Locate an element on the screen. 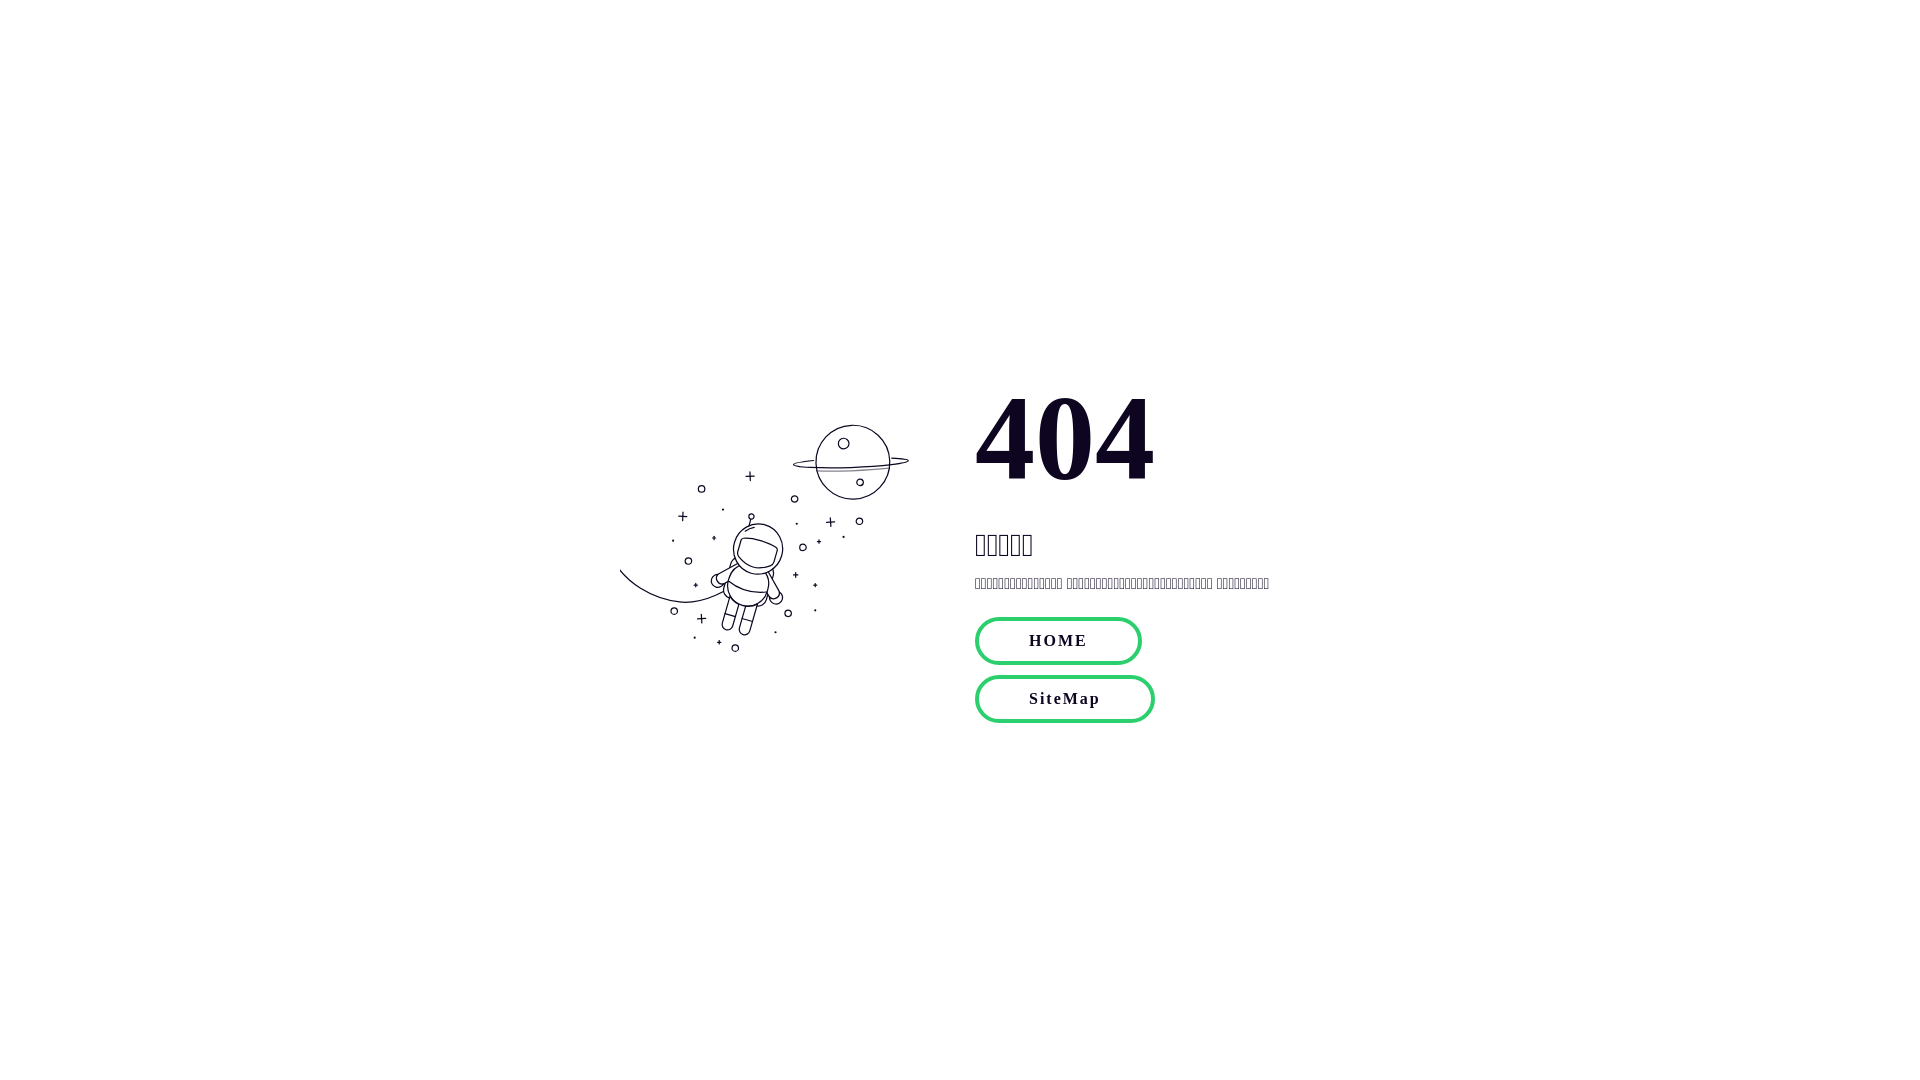 This screenshot has width=1920, height=1080. 'SiteMap' is located at coordinates (1064, 697).